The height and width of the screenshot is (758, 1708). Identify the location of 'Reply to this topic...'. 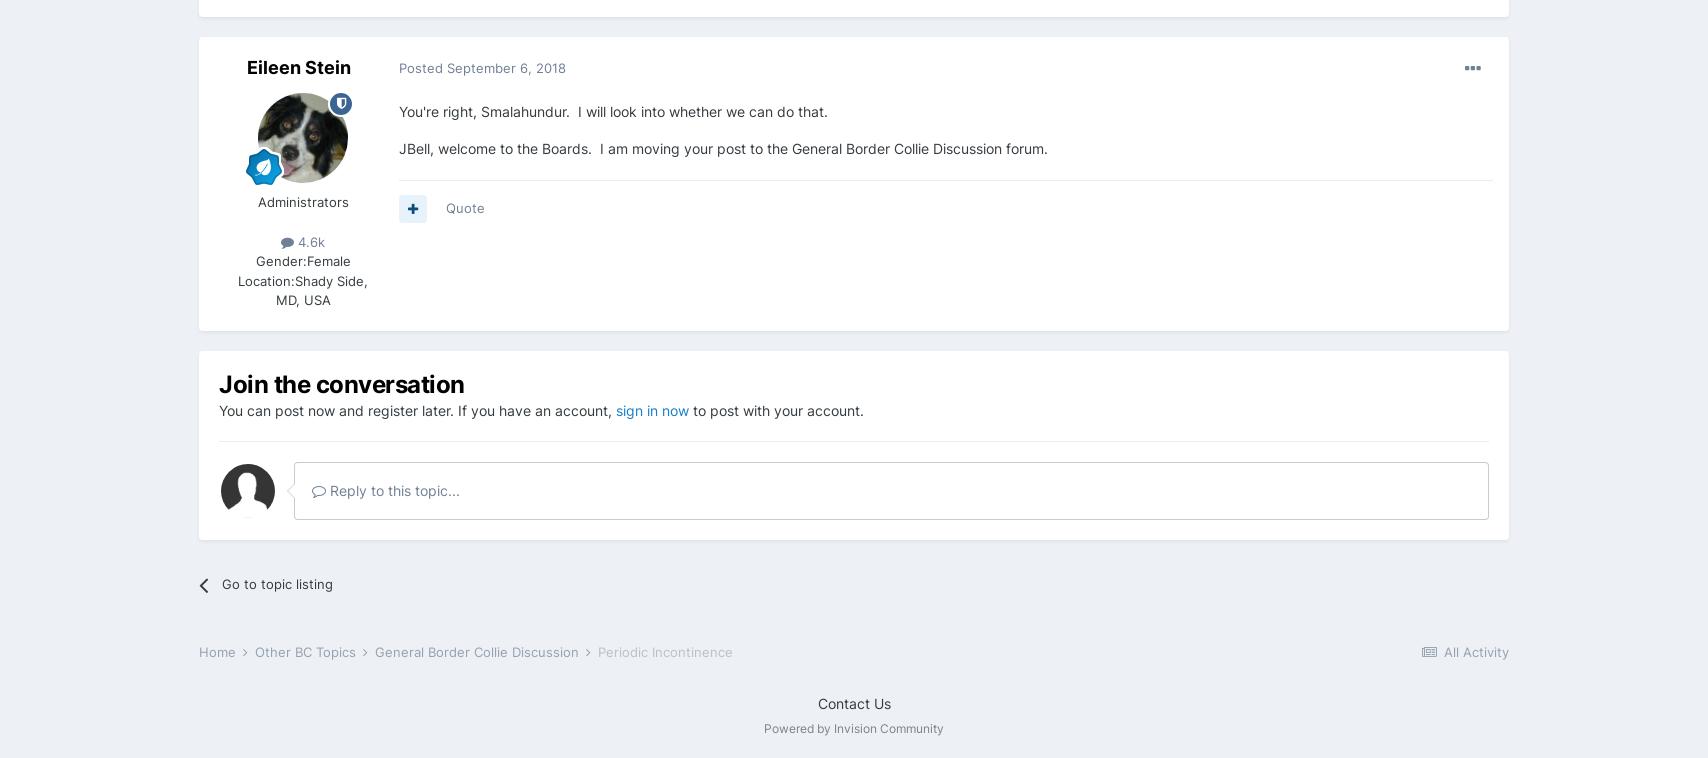
(393, 488).